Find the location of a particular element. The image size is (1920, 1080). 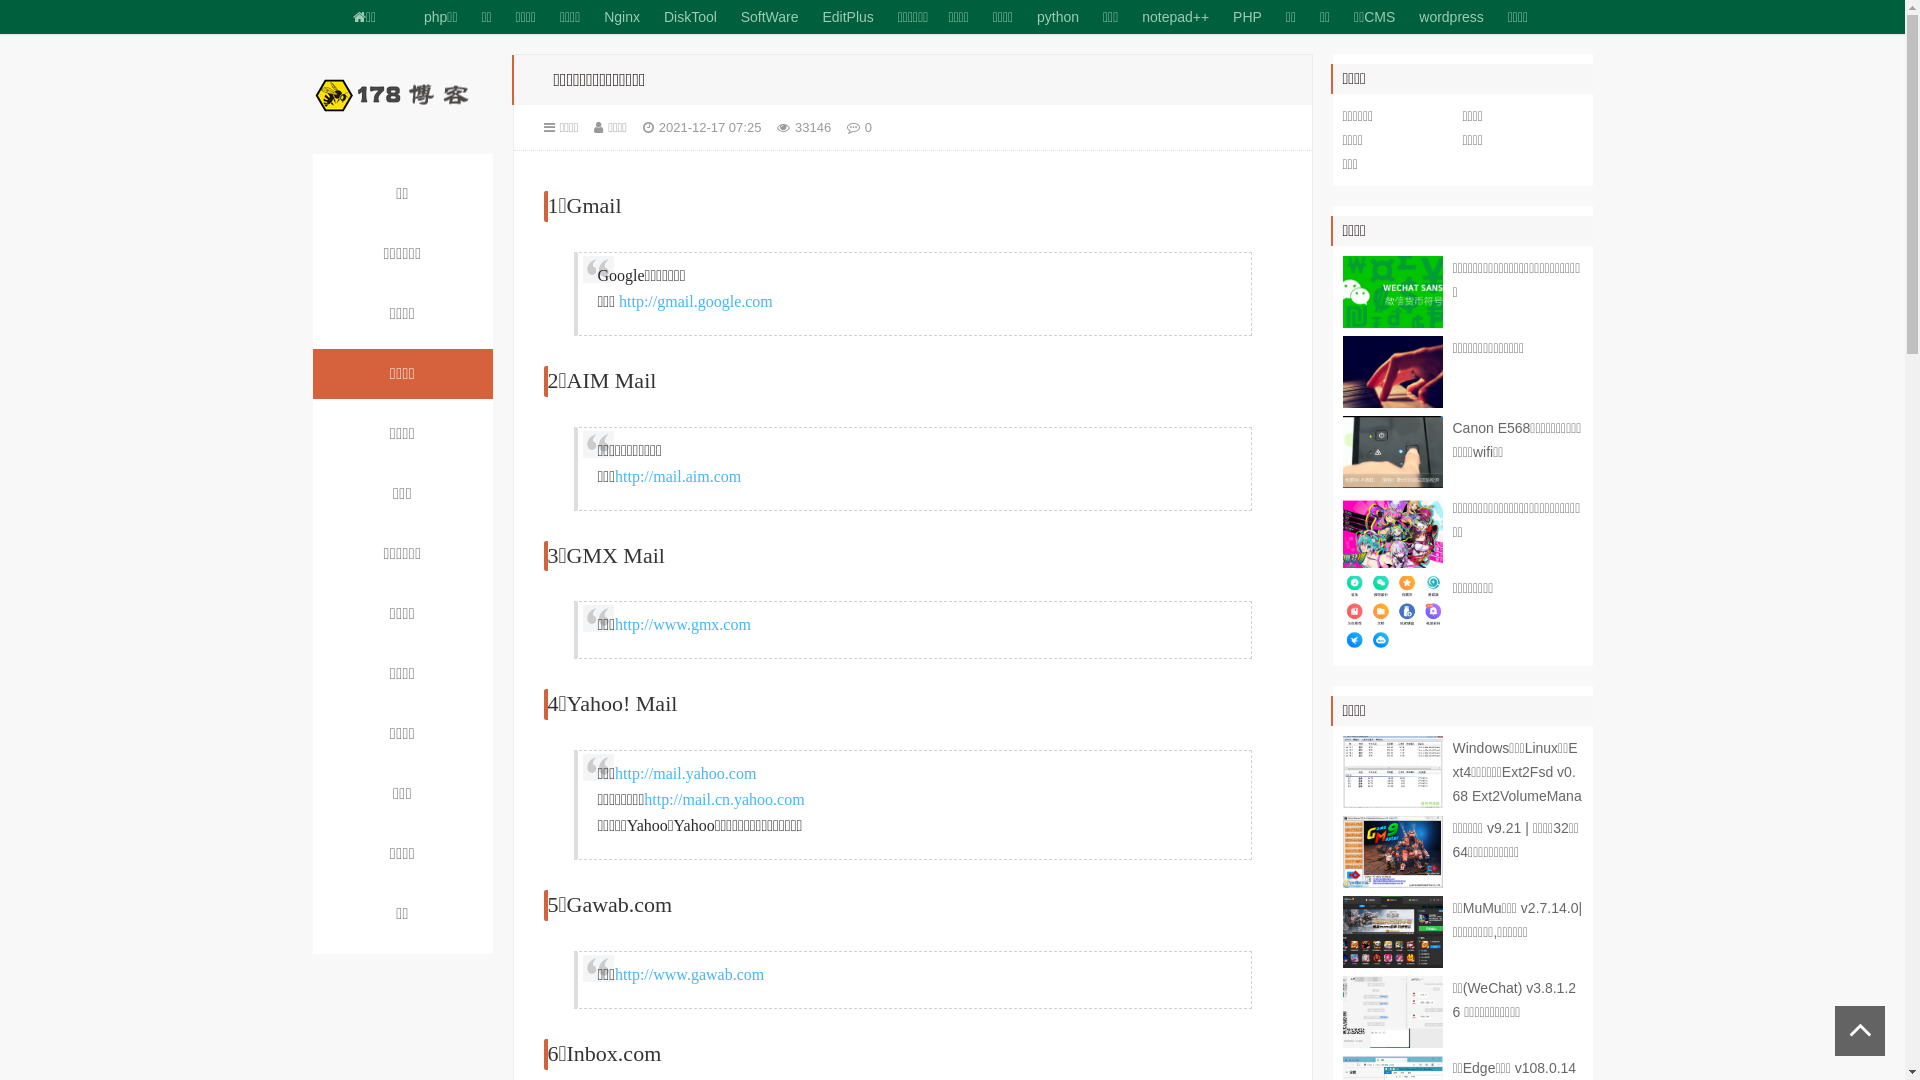

'python' is located at coordinates (1056, 16).